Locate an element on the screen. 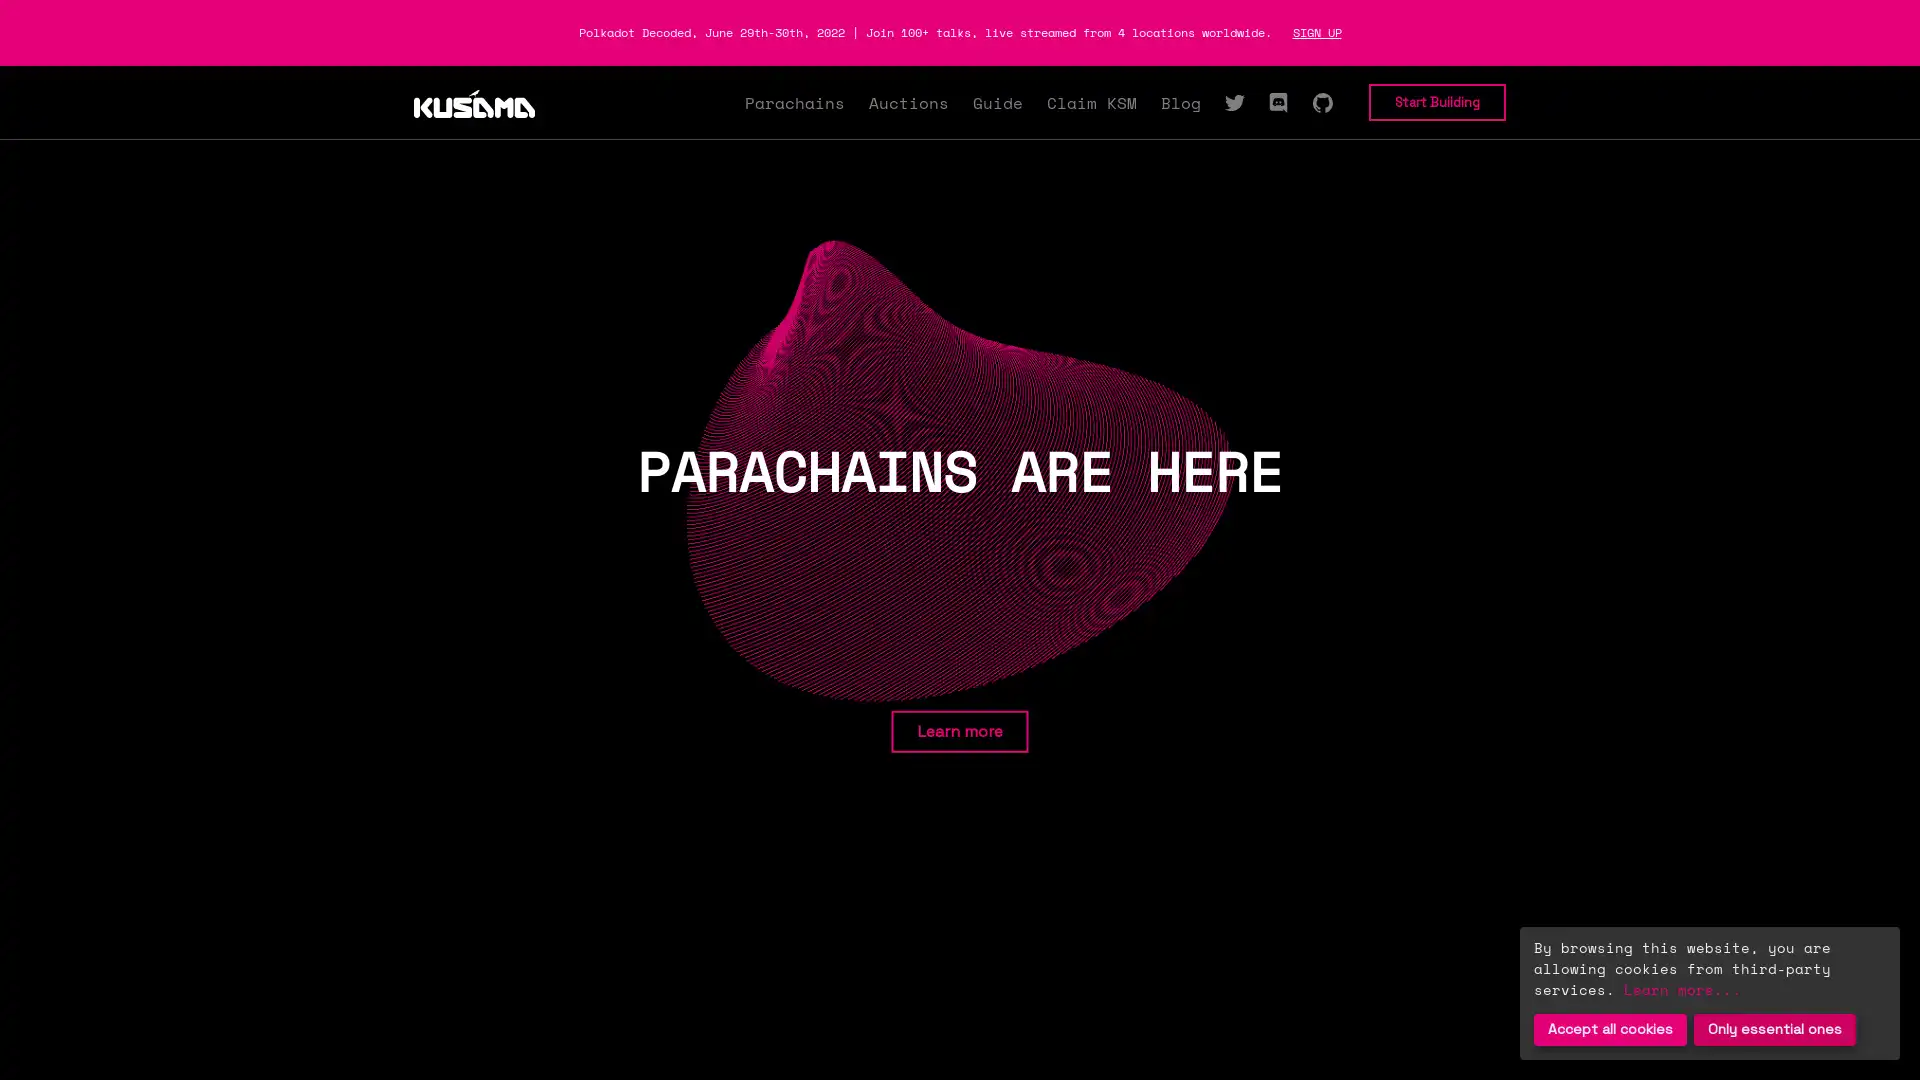 The height and width of the screenshot is (1080, 1920). Only essential ones is located at coordinates (1775, 1029).